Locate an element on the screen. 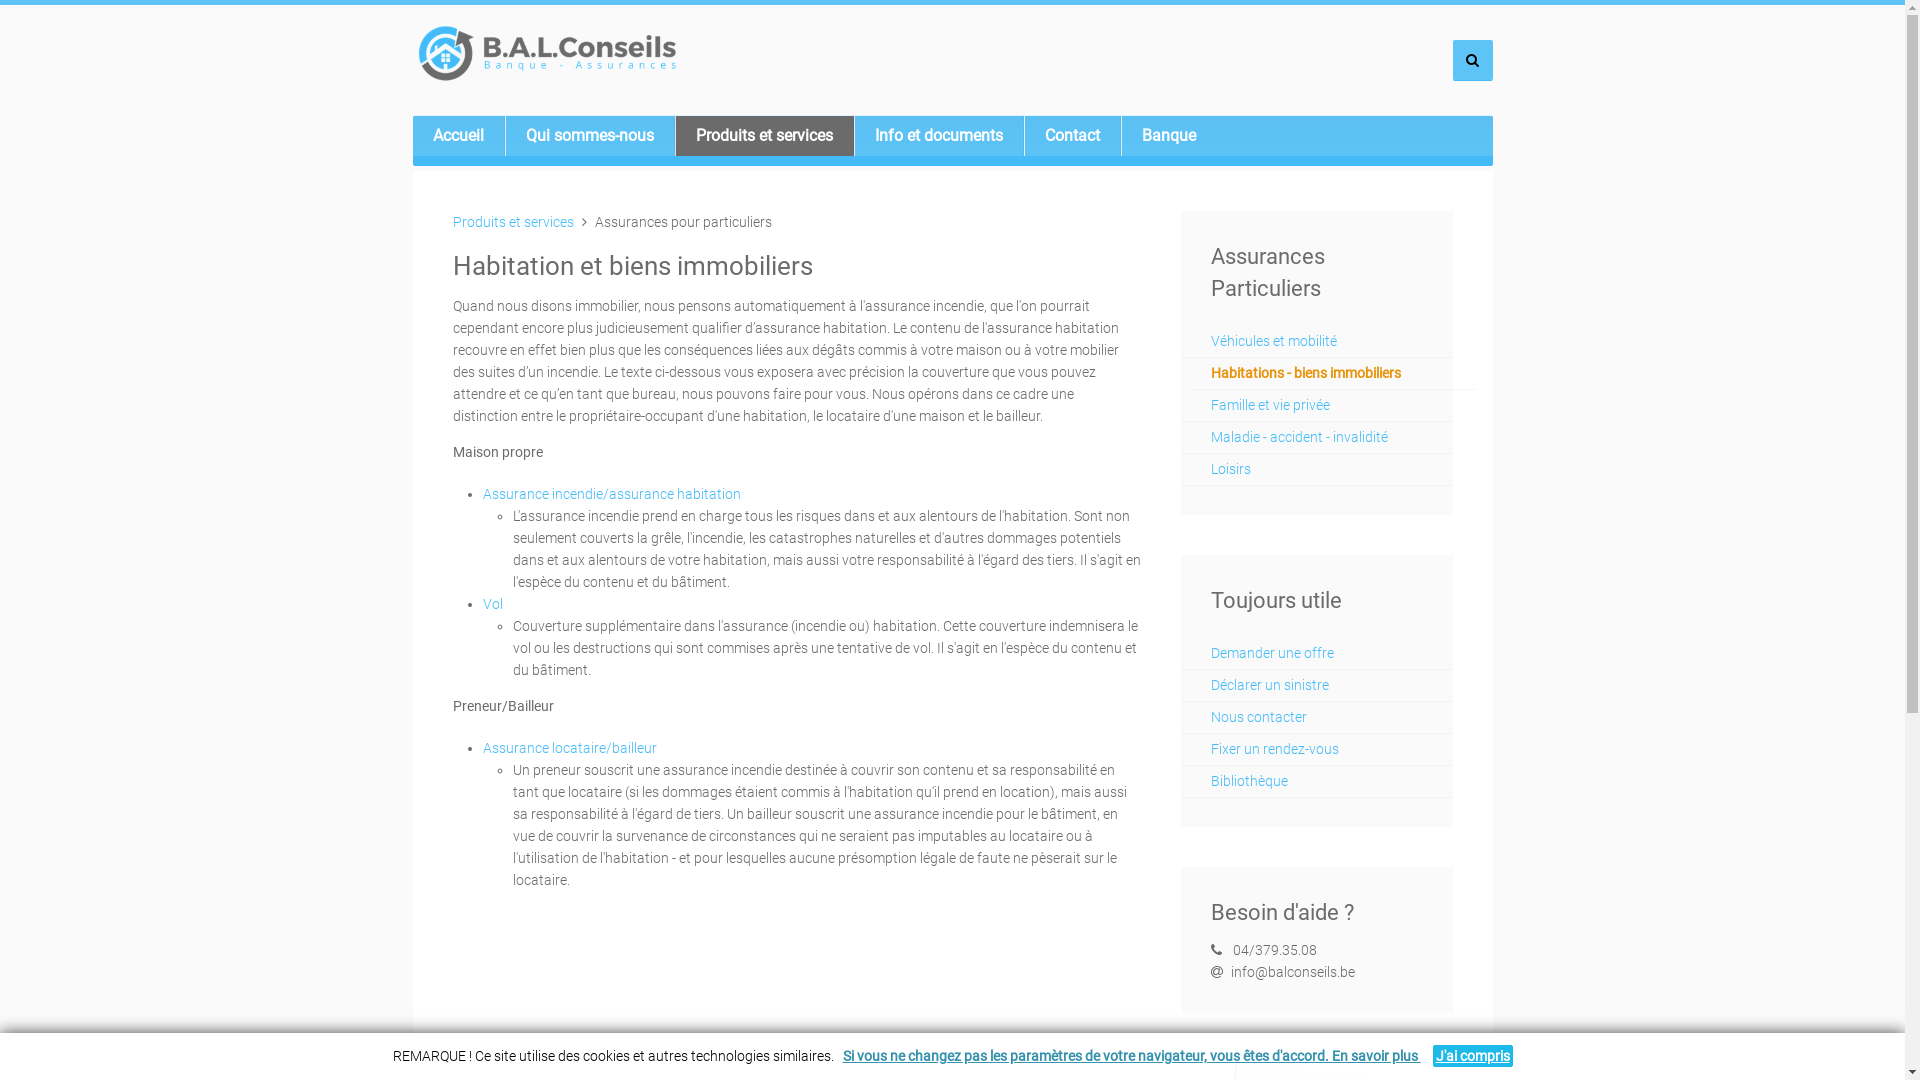 The height and width of the screenshot is (1080, 1920). 'Vol' is located at coordinates (491, 603).